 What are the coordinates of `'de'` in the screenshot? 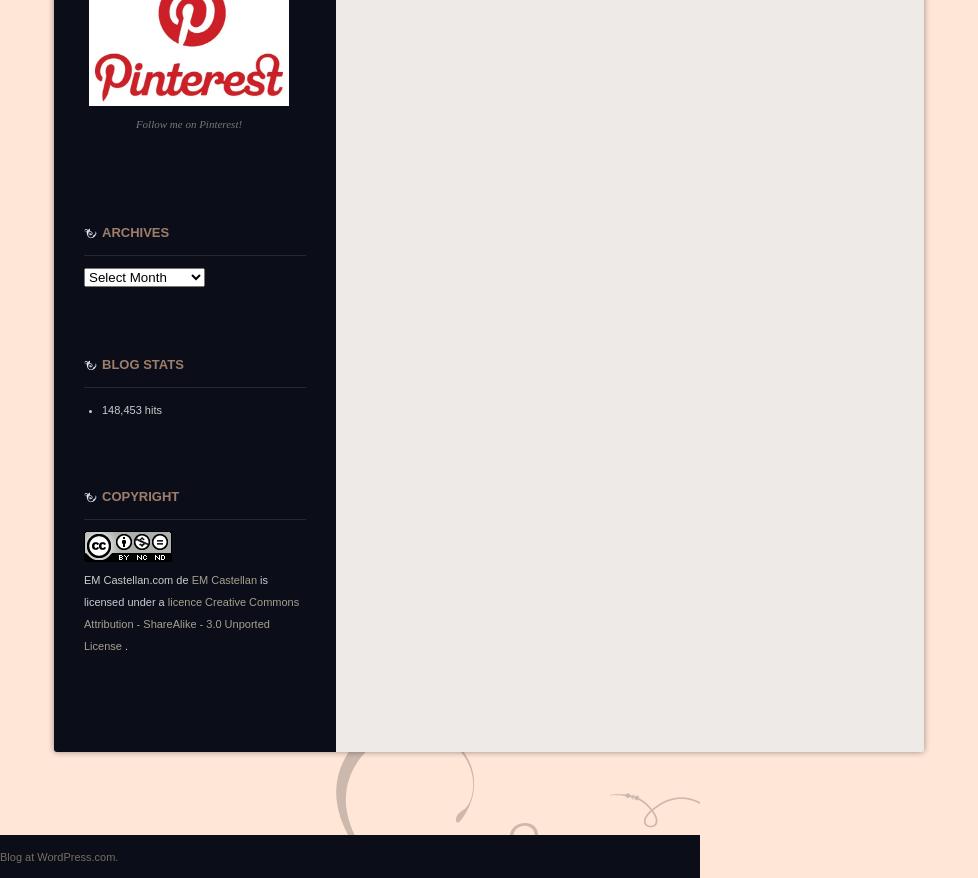 It's located at (182, 580).